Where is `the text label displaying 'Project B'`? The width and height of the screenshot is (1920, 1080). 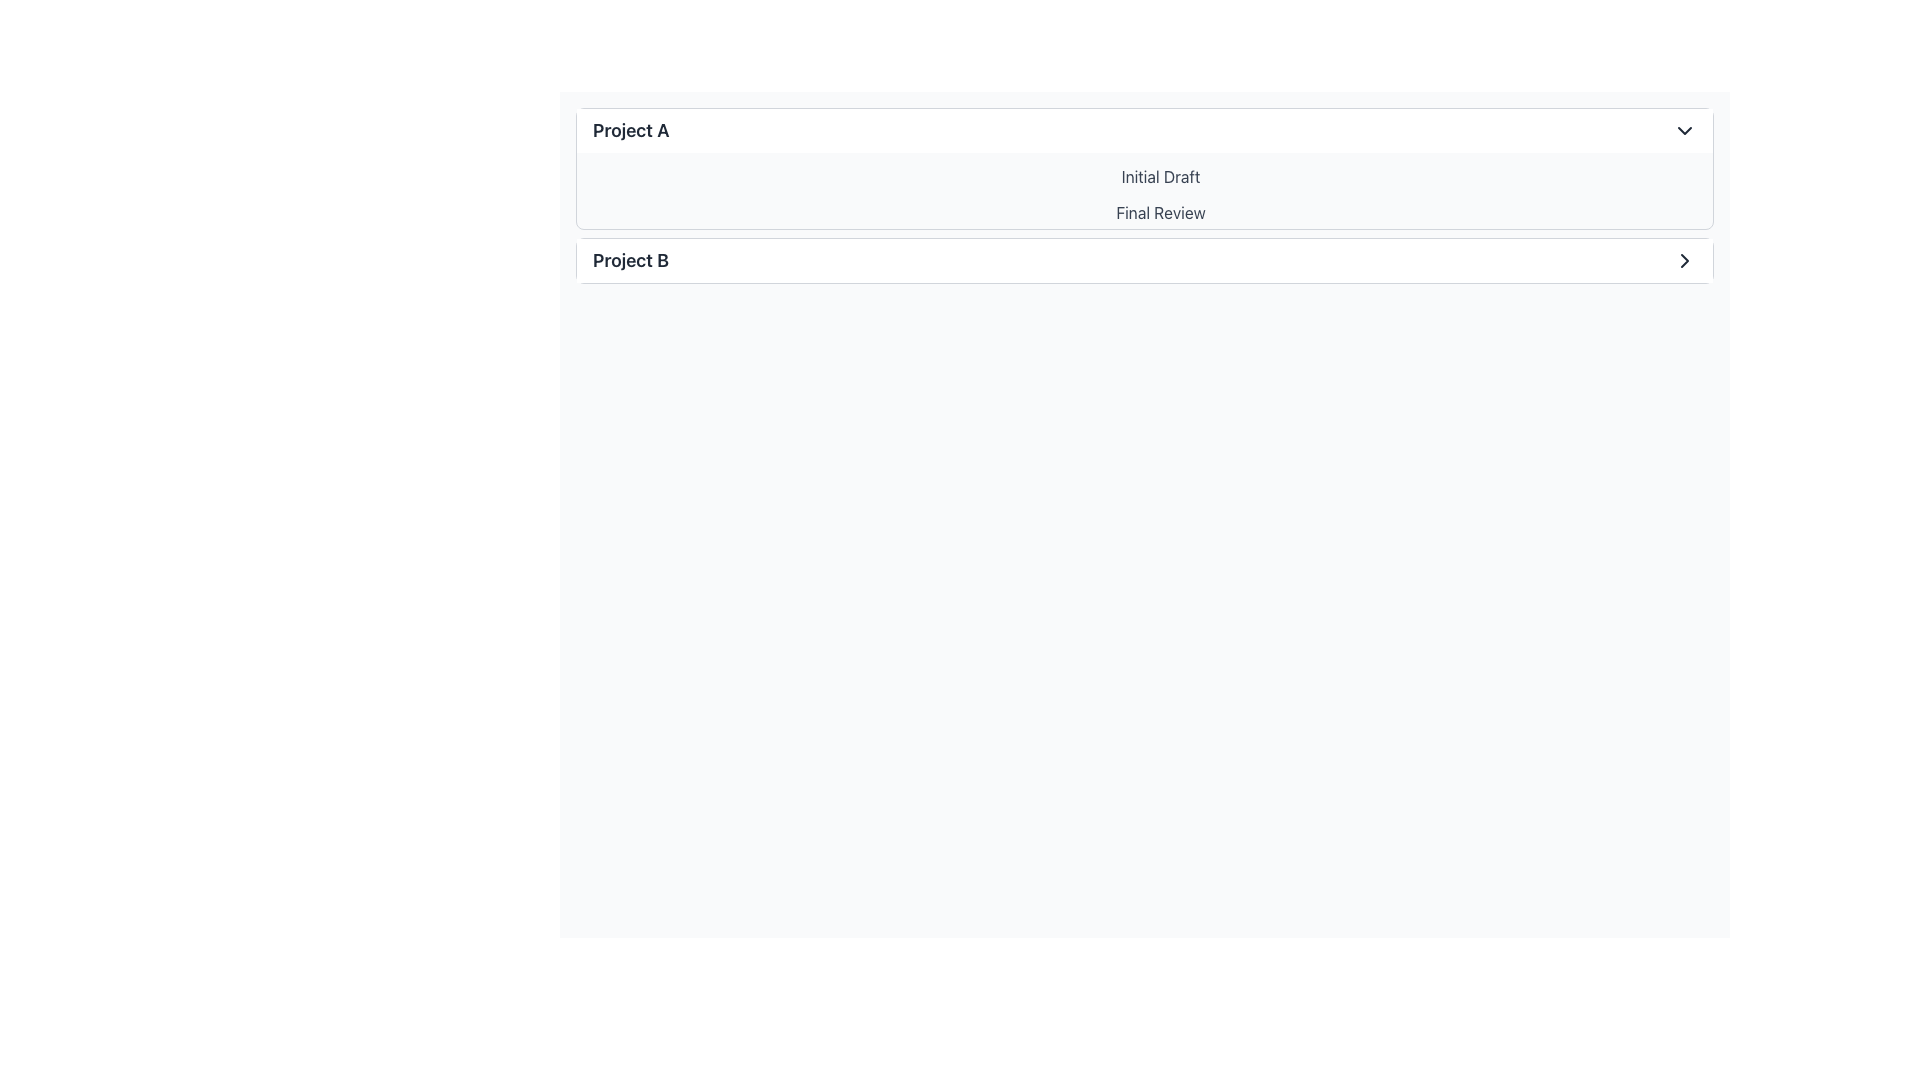
the text label displaying 'Project B' is located at coordinates (630, 260).